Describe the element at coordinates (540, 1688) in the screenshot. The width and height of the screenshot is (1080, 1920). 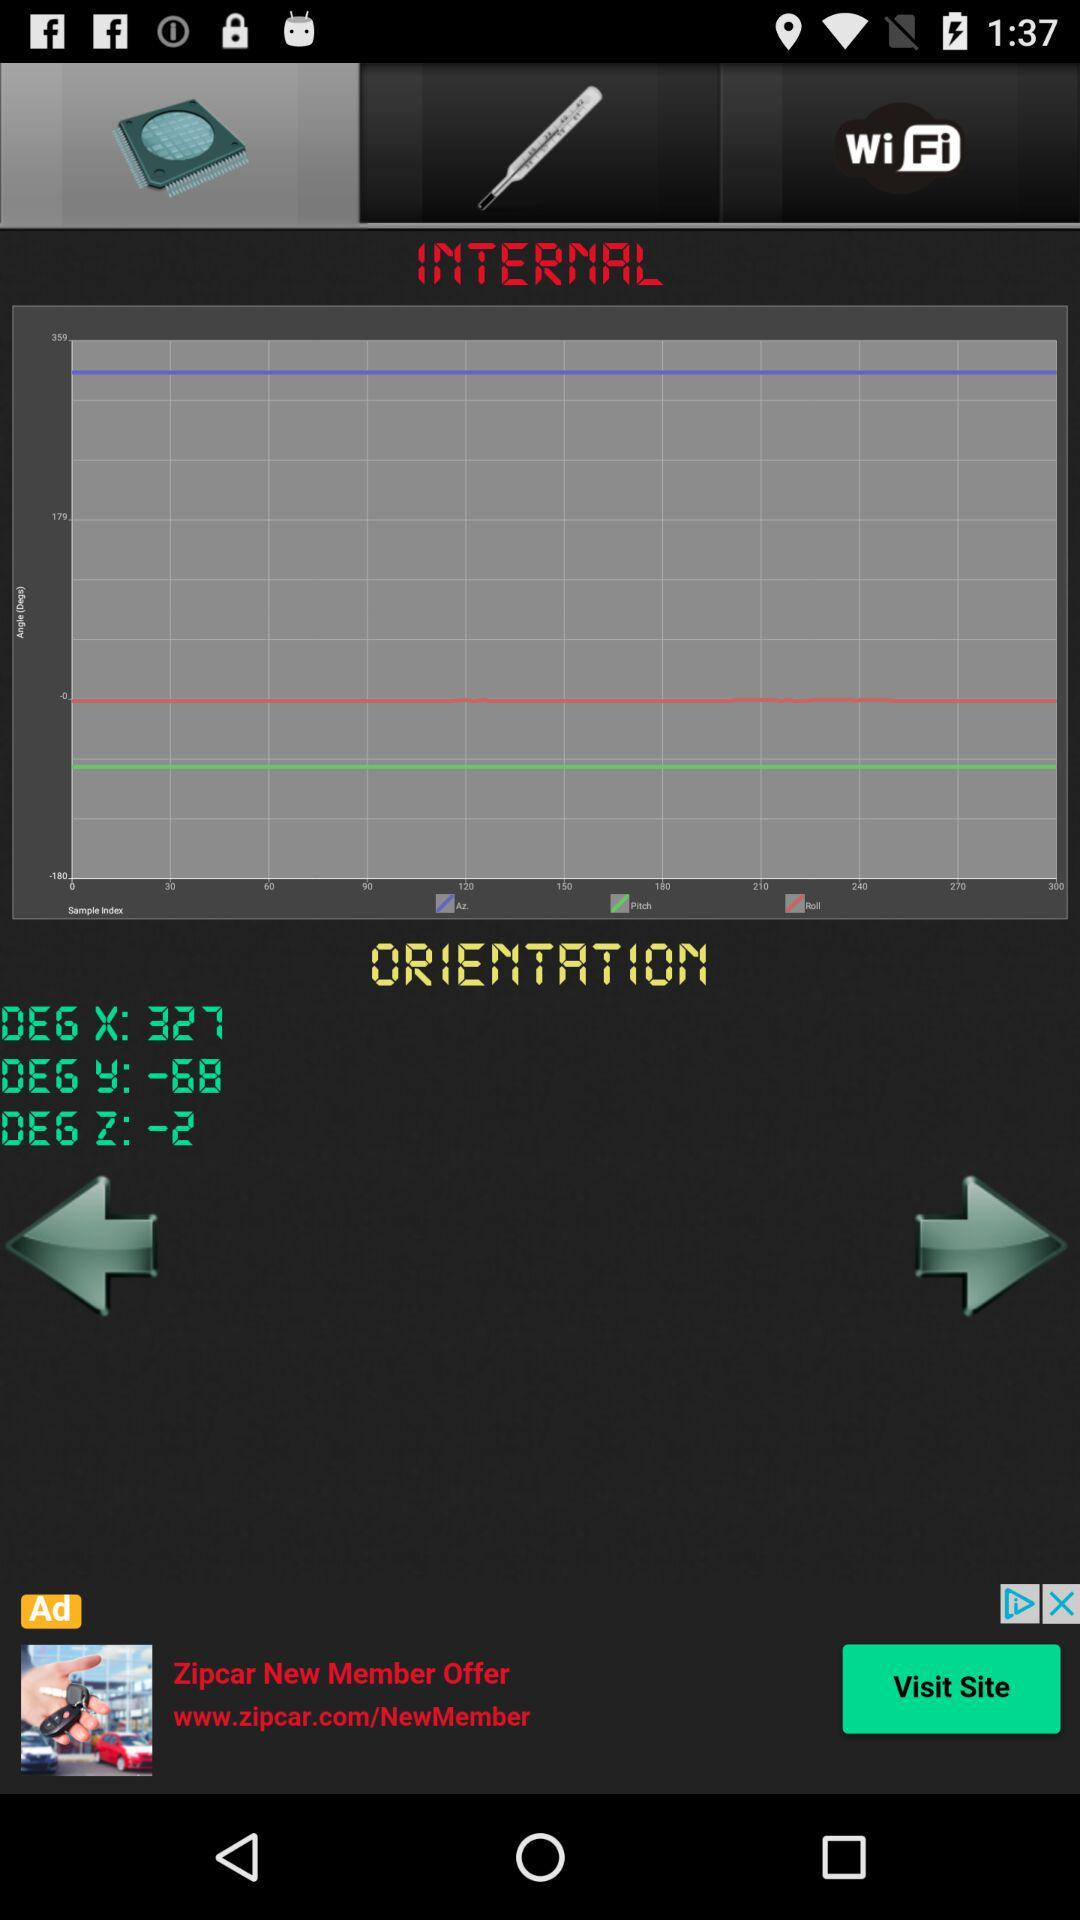
I see `advertisement the article` at that location.